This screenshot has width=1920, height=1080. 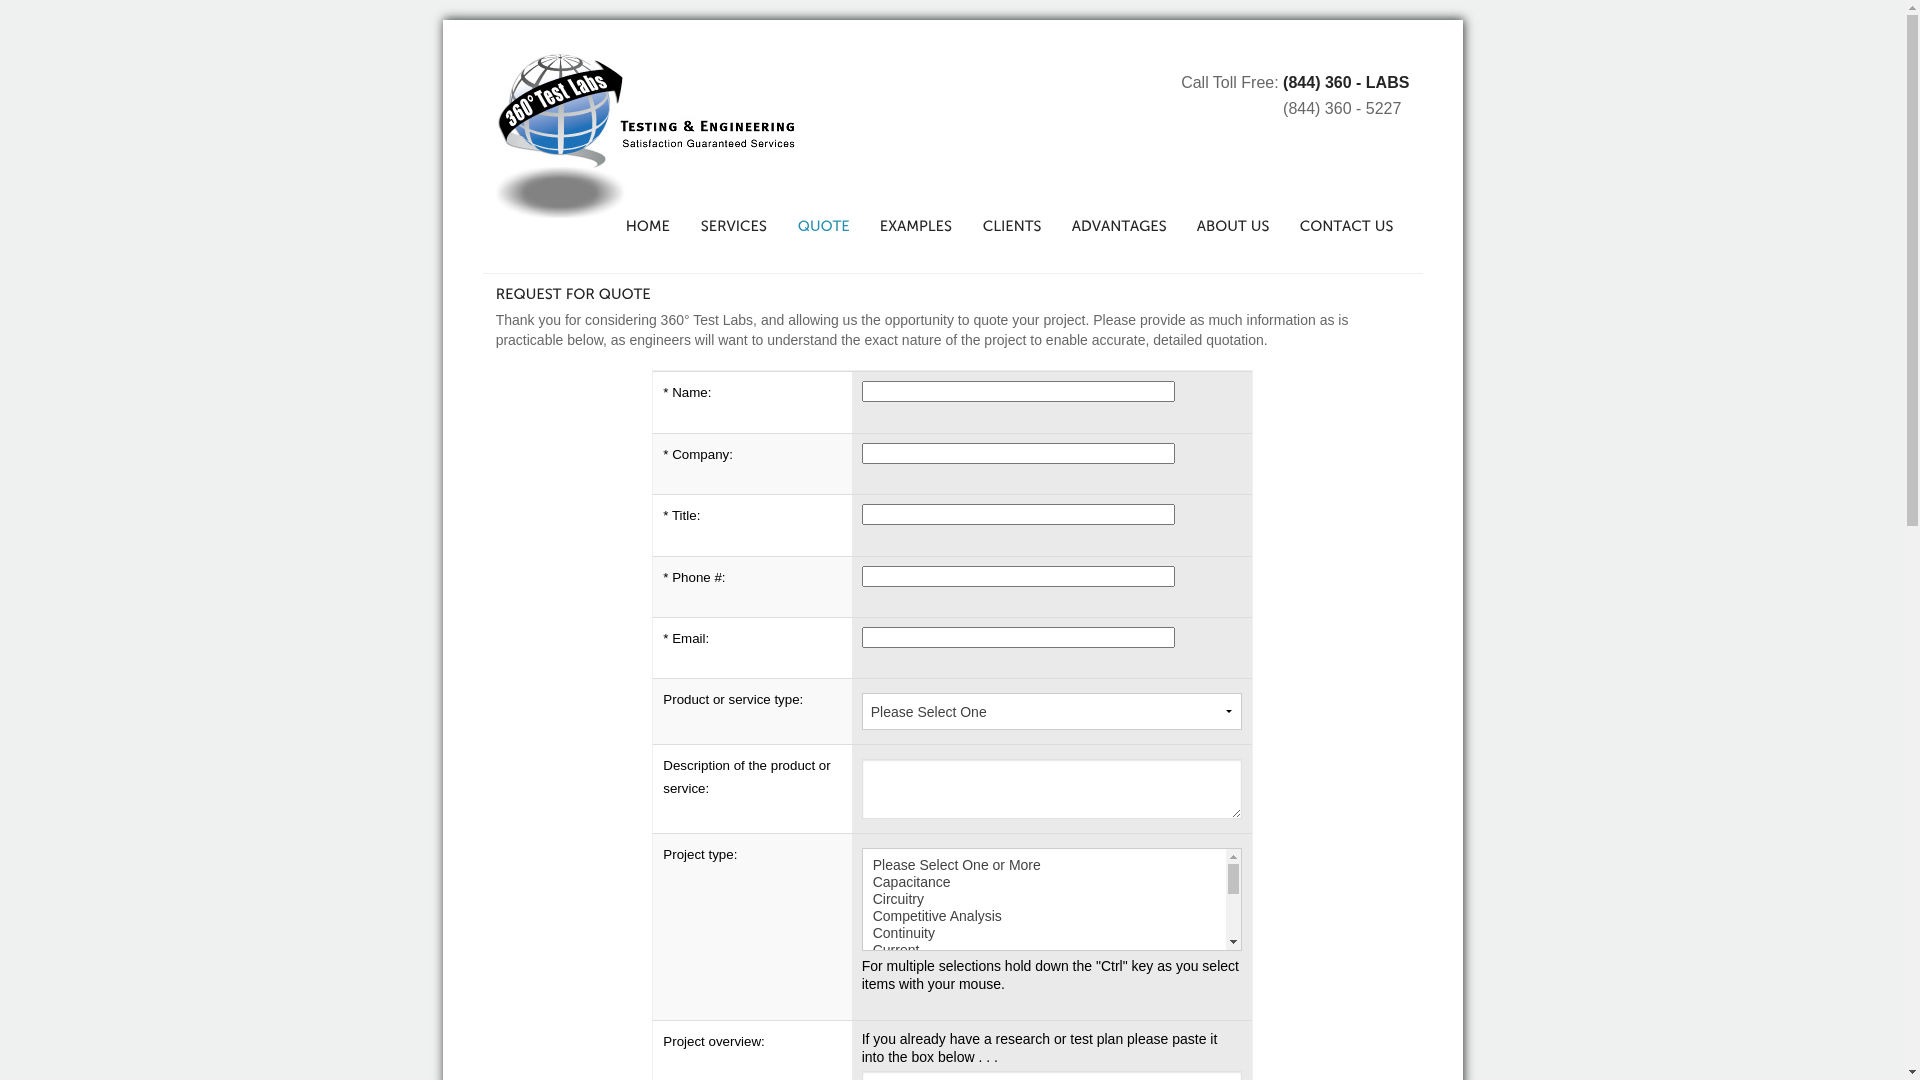 I want to click on 'Back Home', so click(x=646, y=134).